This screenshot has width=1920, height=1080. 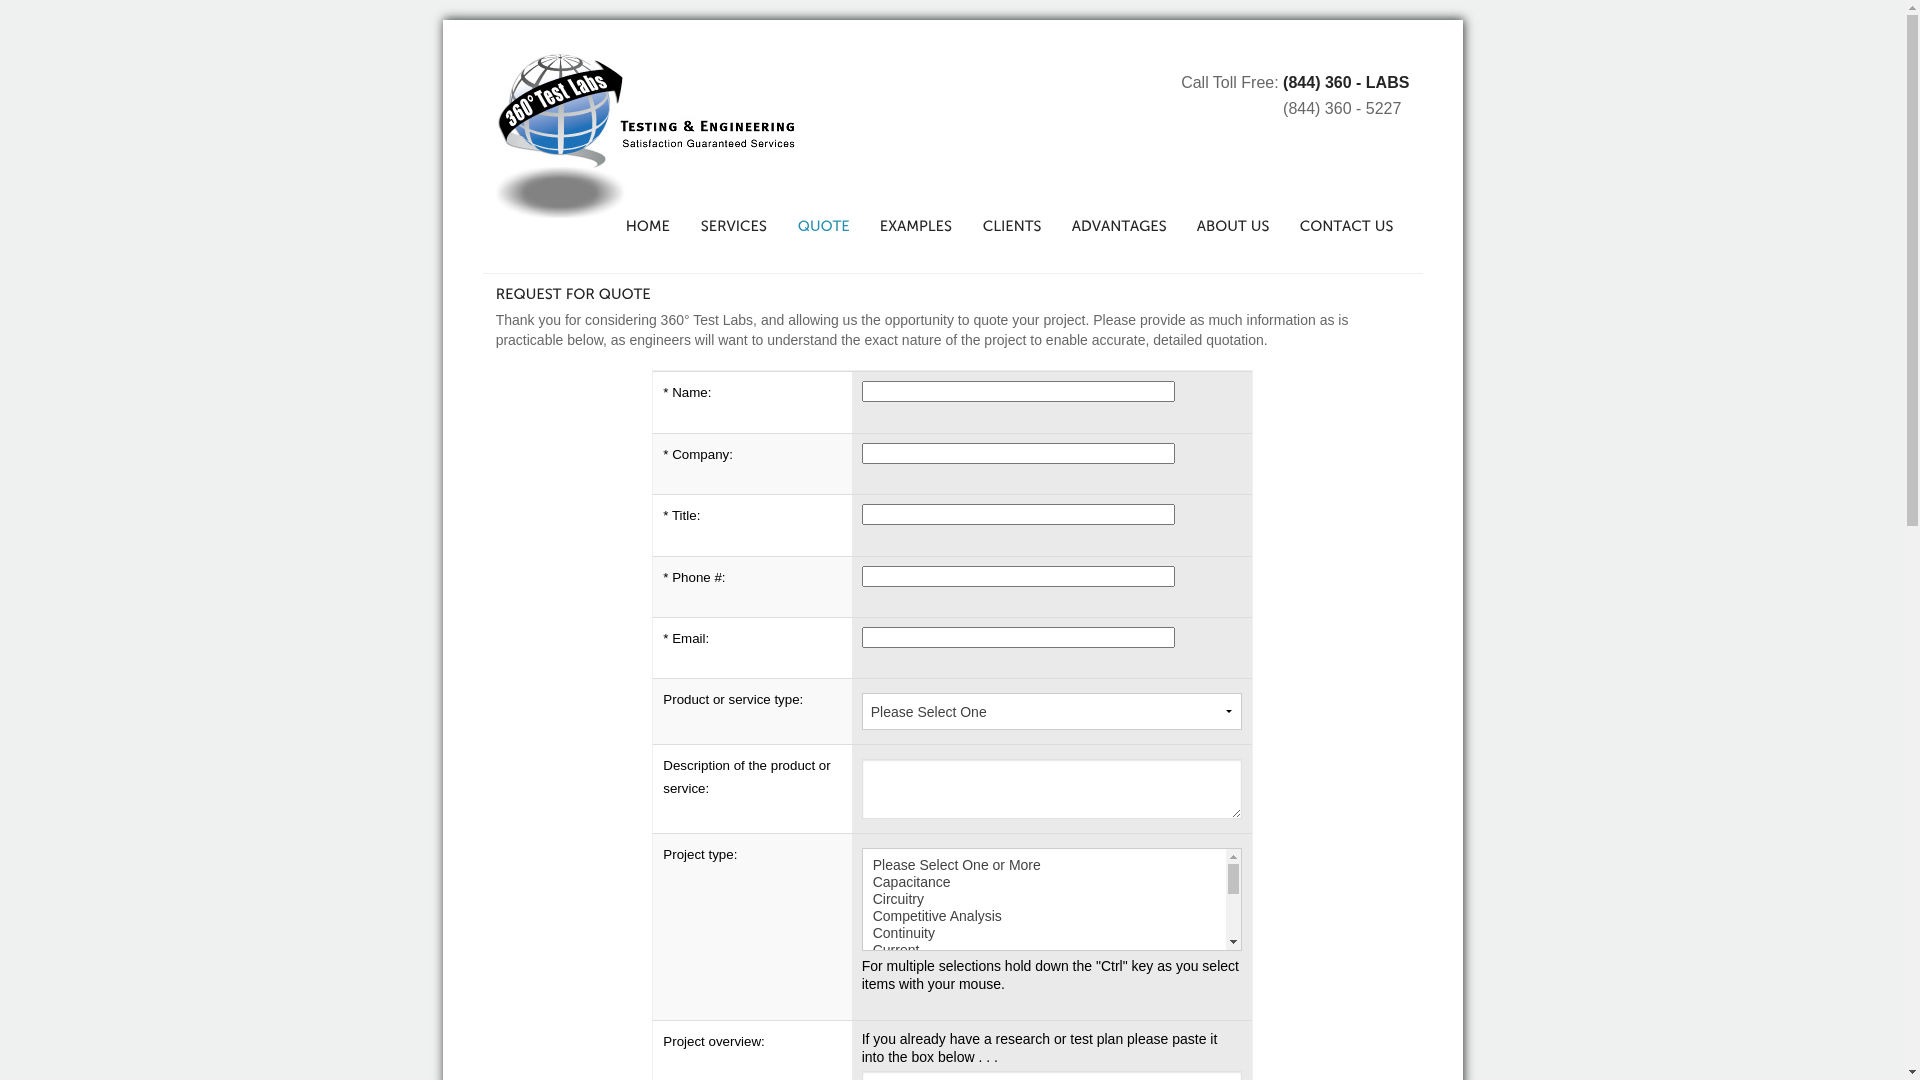 I want to click on 'Back Home', so click(x=646, y=134).